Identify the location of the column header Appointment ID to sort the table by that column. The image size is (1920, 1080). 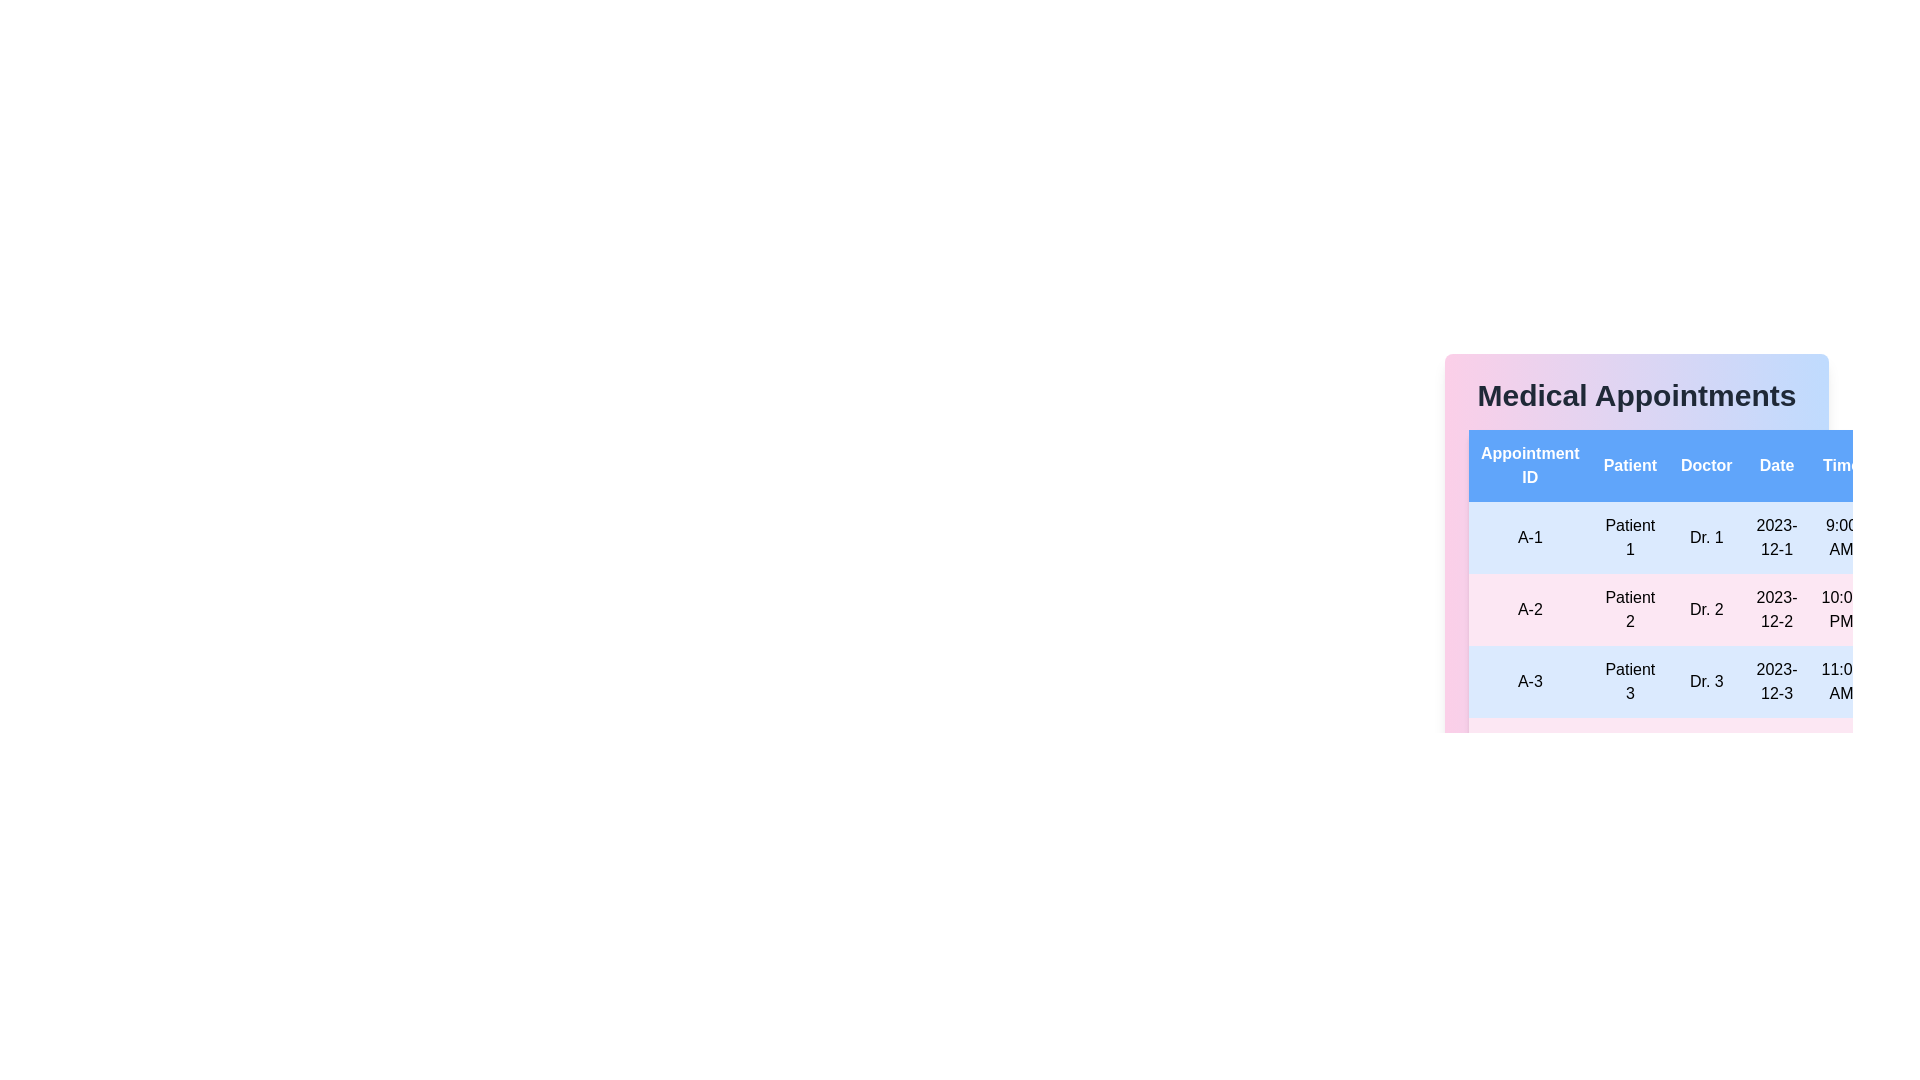
(1529, 466).